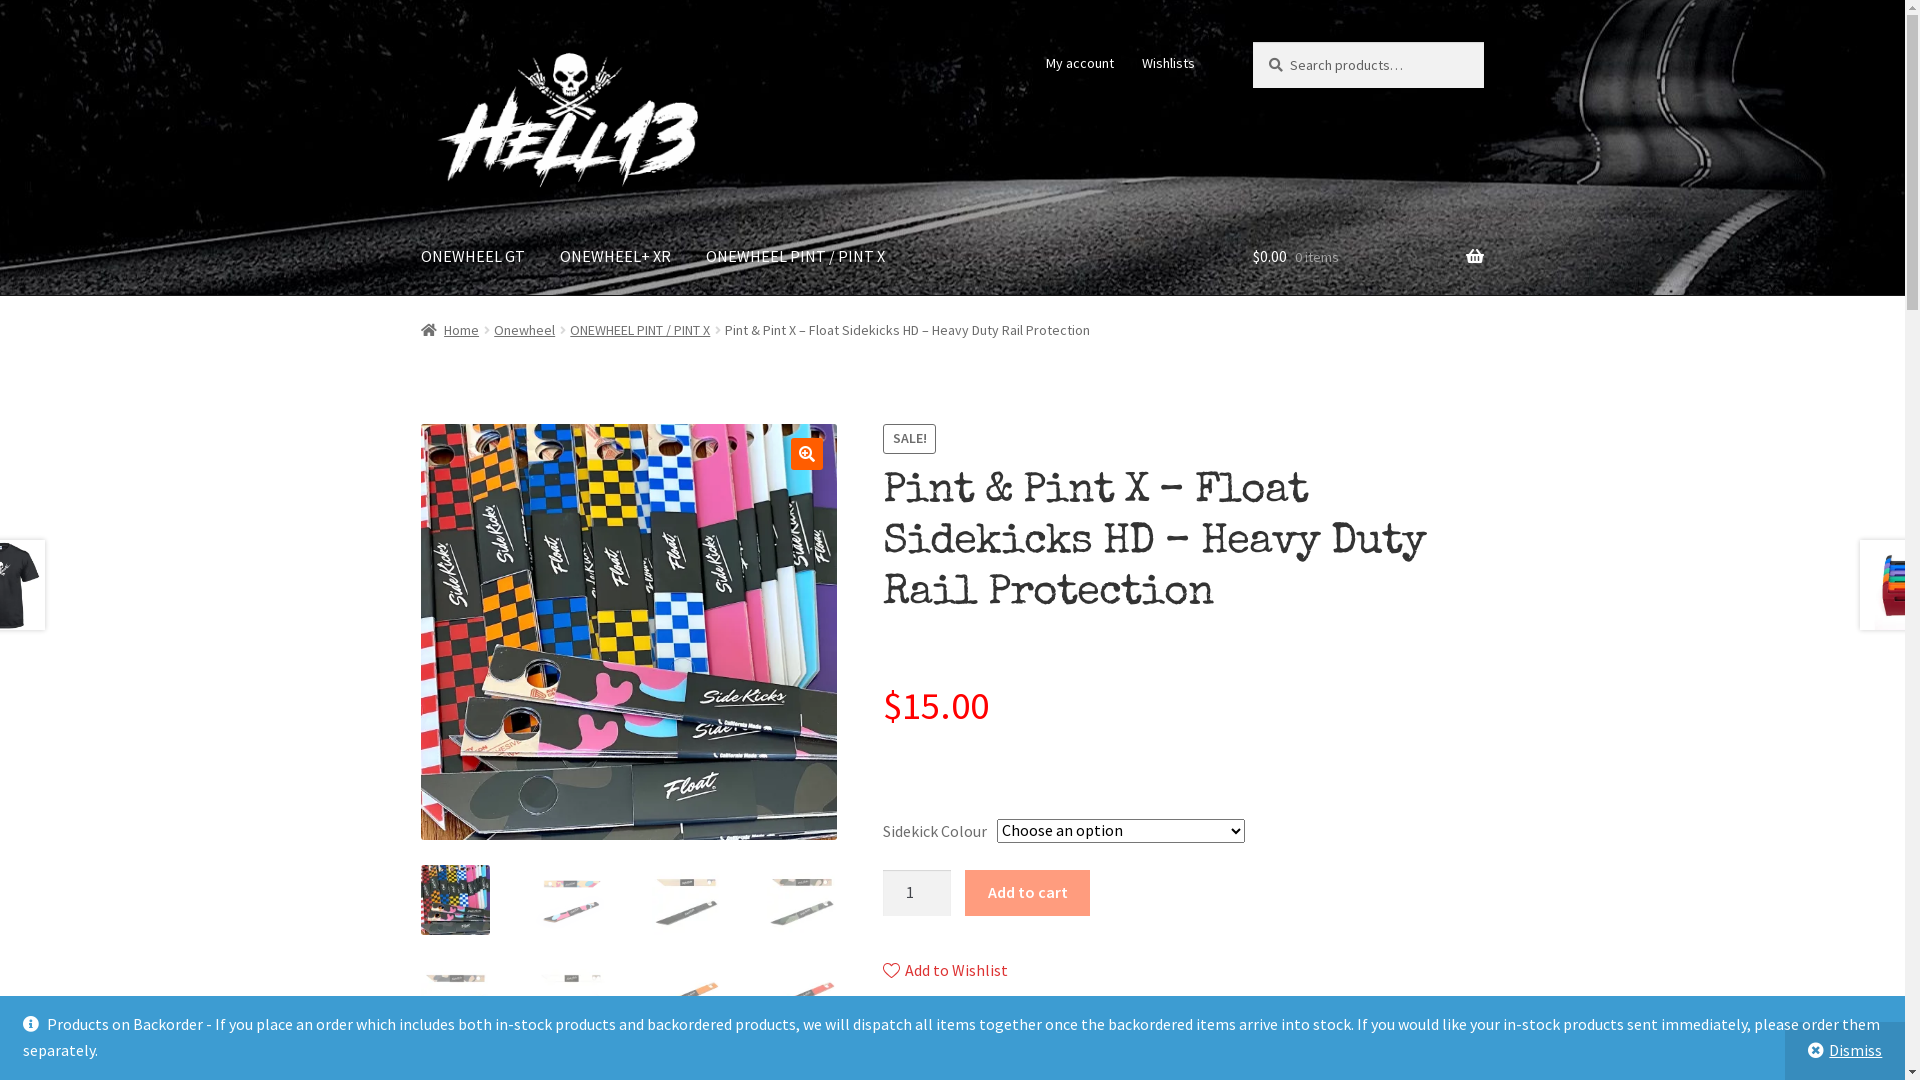  I want to click on 'ONEWHEEL GT', so click(472, 256).